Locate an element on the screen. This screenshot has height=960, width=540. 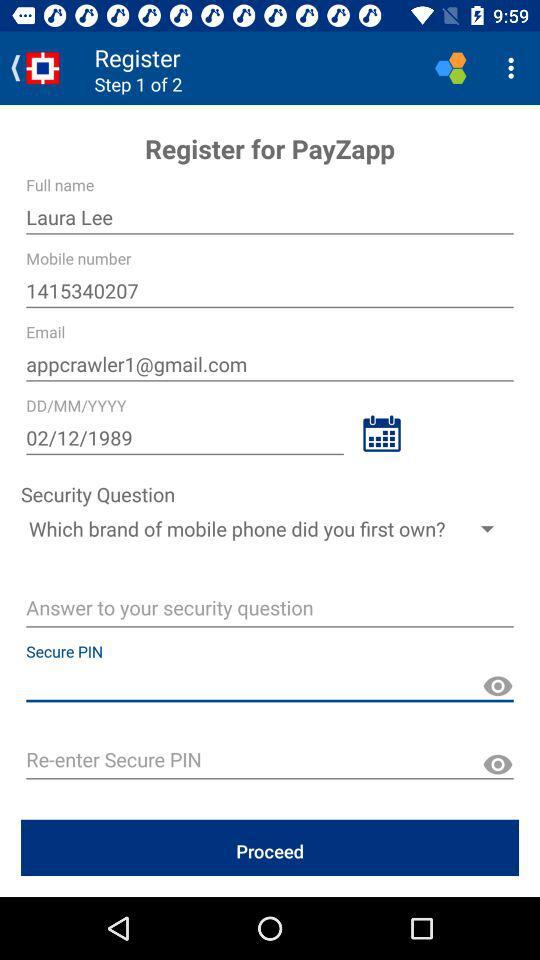
the text which says answer to your security question is located at coordinates (270, 610).